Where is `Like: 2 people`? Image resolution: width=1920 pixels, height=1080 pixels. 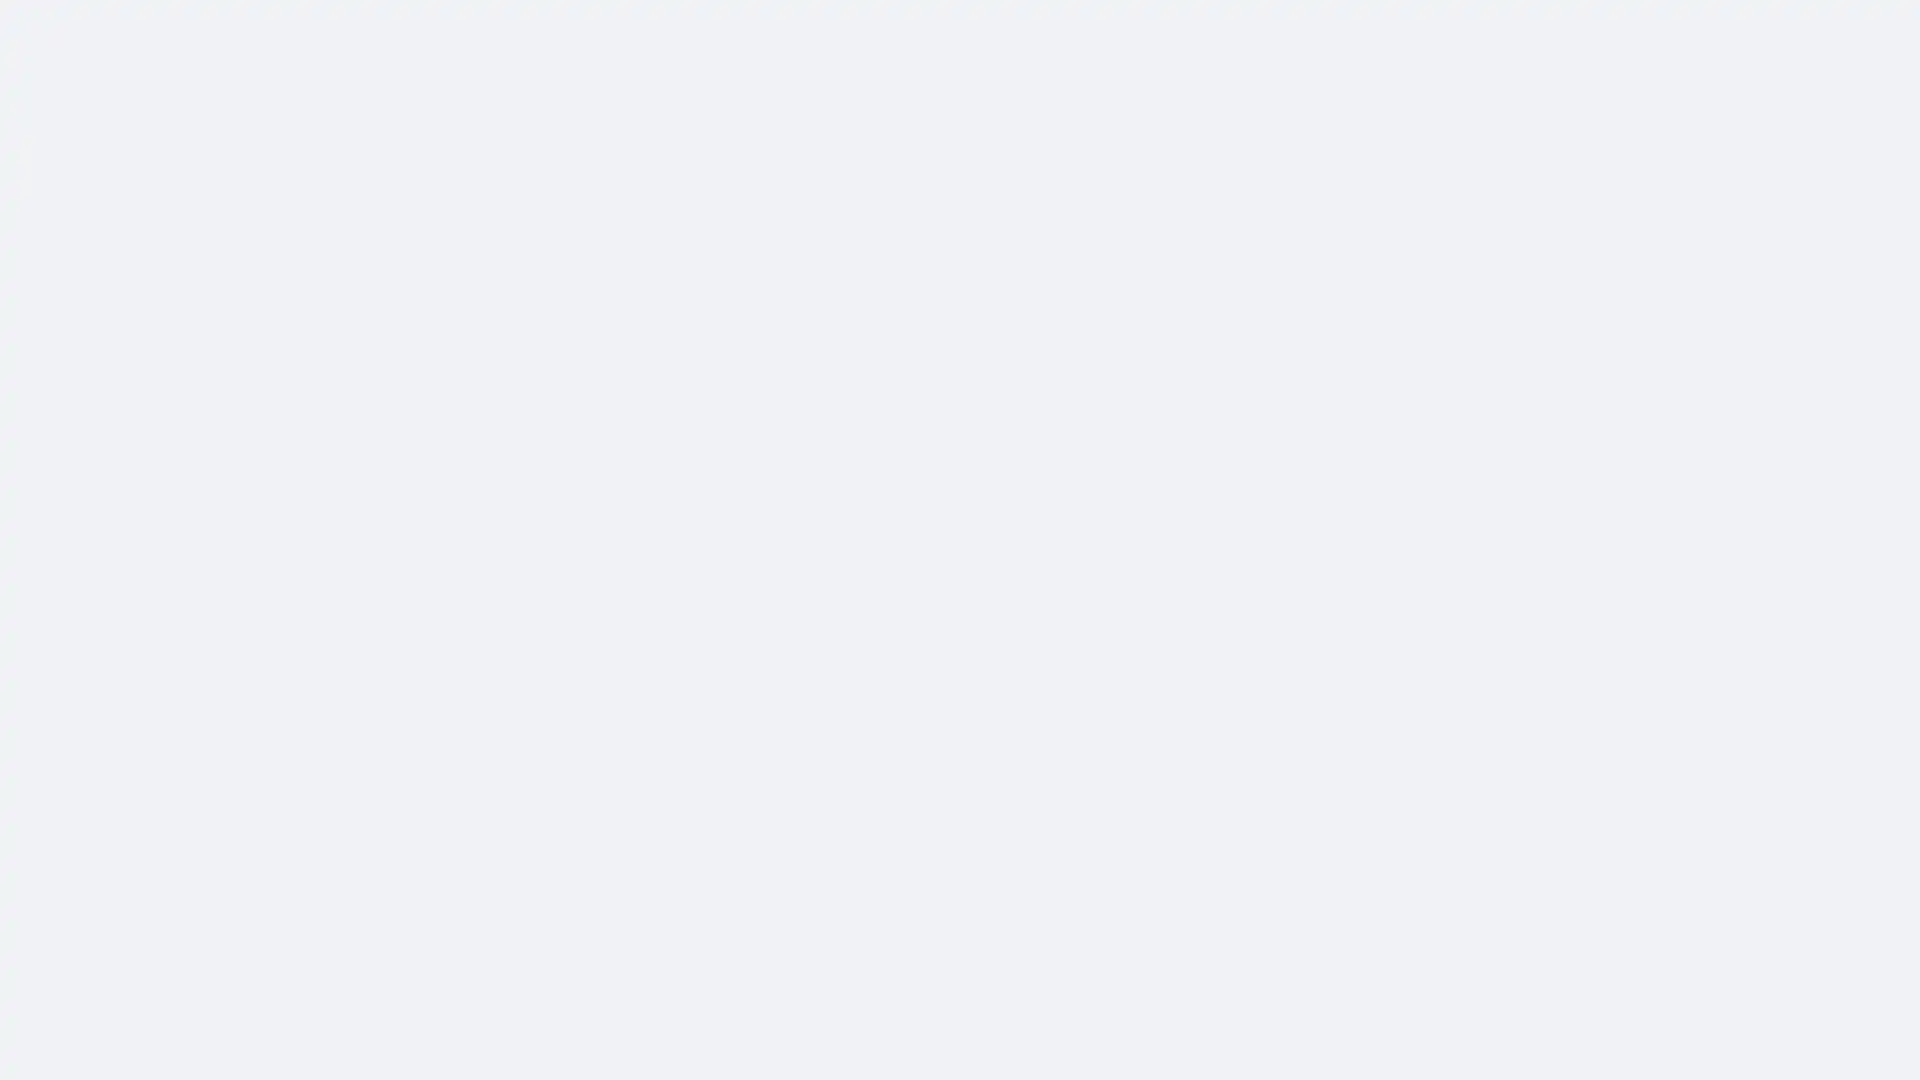 Like: 2 people is located at coordinates (924, 1007).